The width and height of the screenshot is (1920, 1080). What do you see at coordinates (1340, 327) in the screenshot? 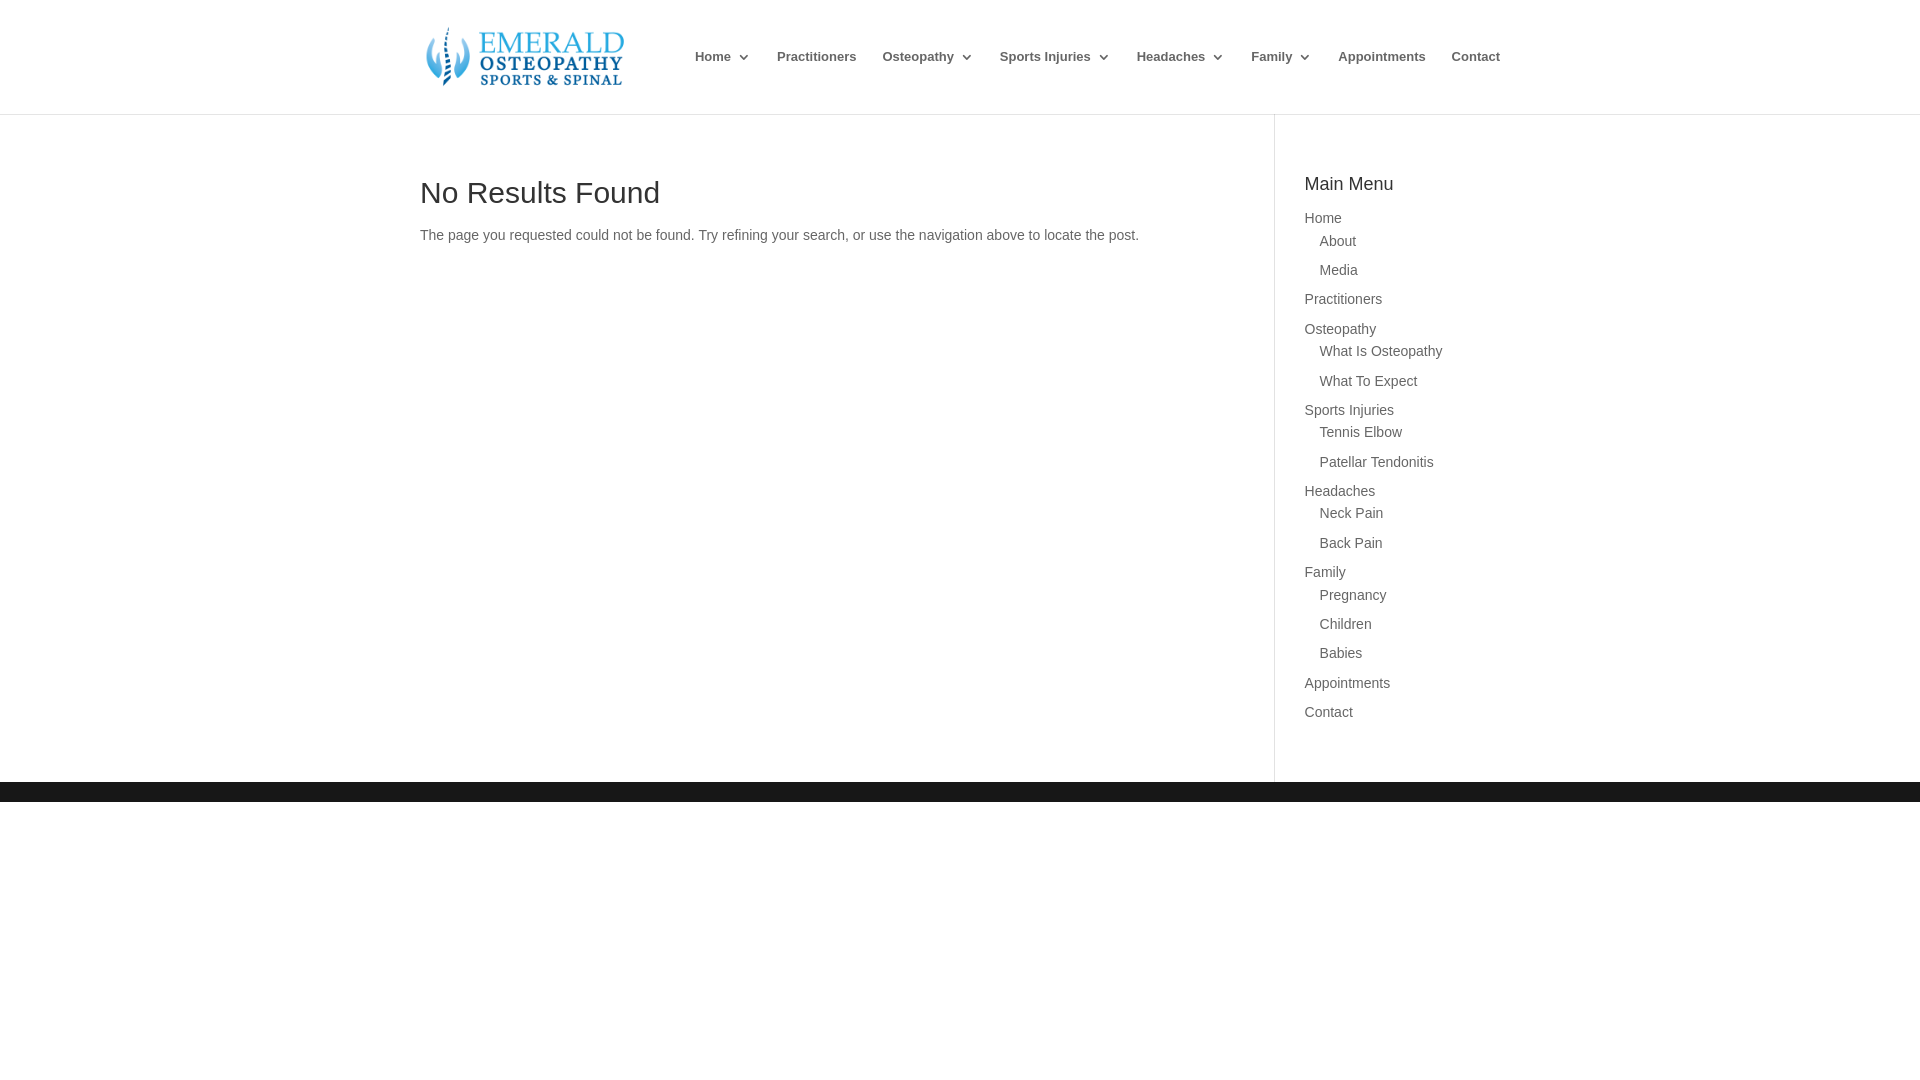
I see `'Osteopathy'` at bounding box center [1340, 327].